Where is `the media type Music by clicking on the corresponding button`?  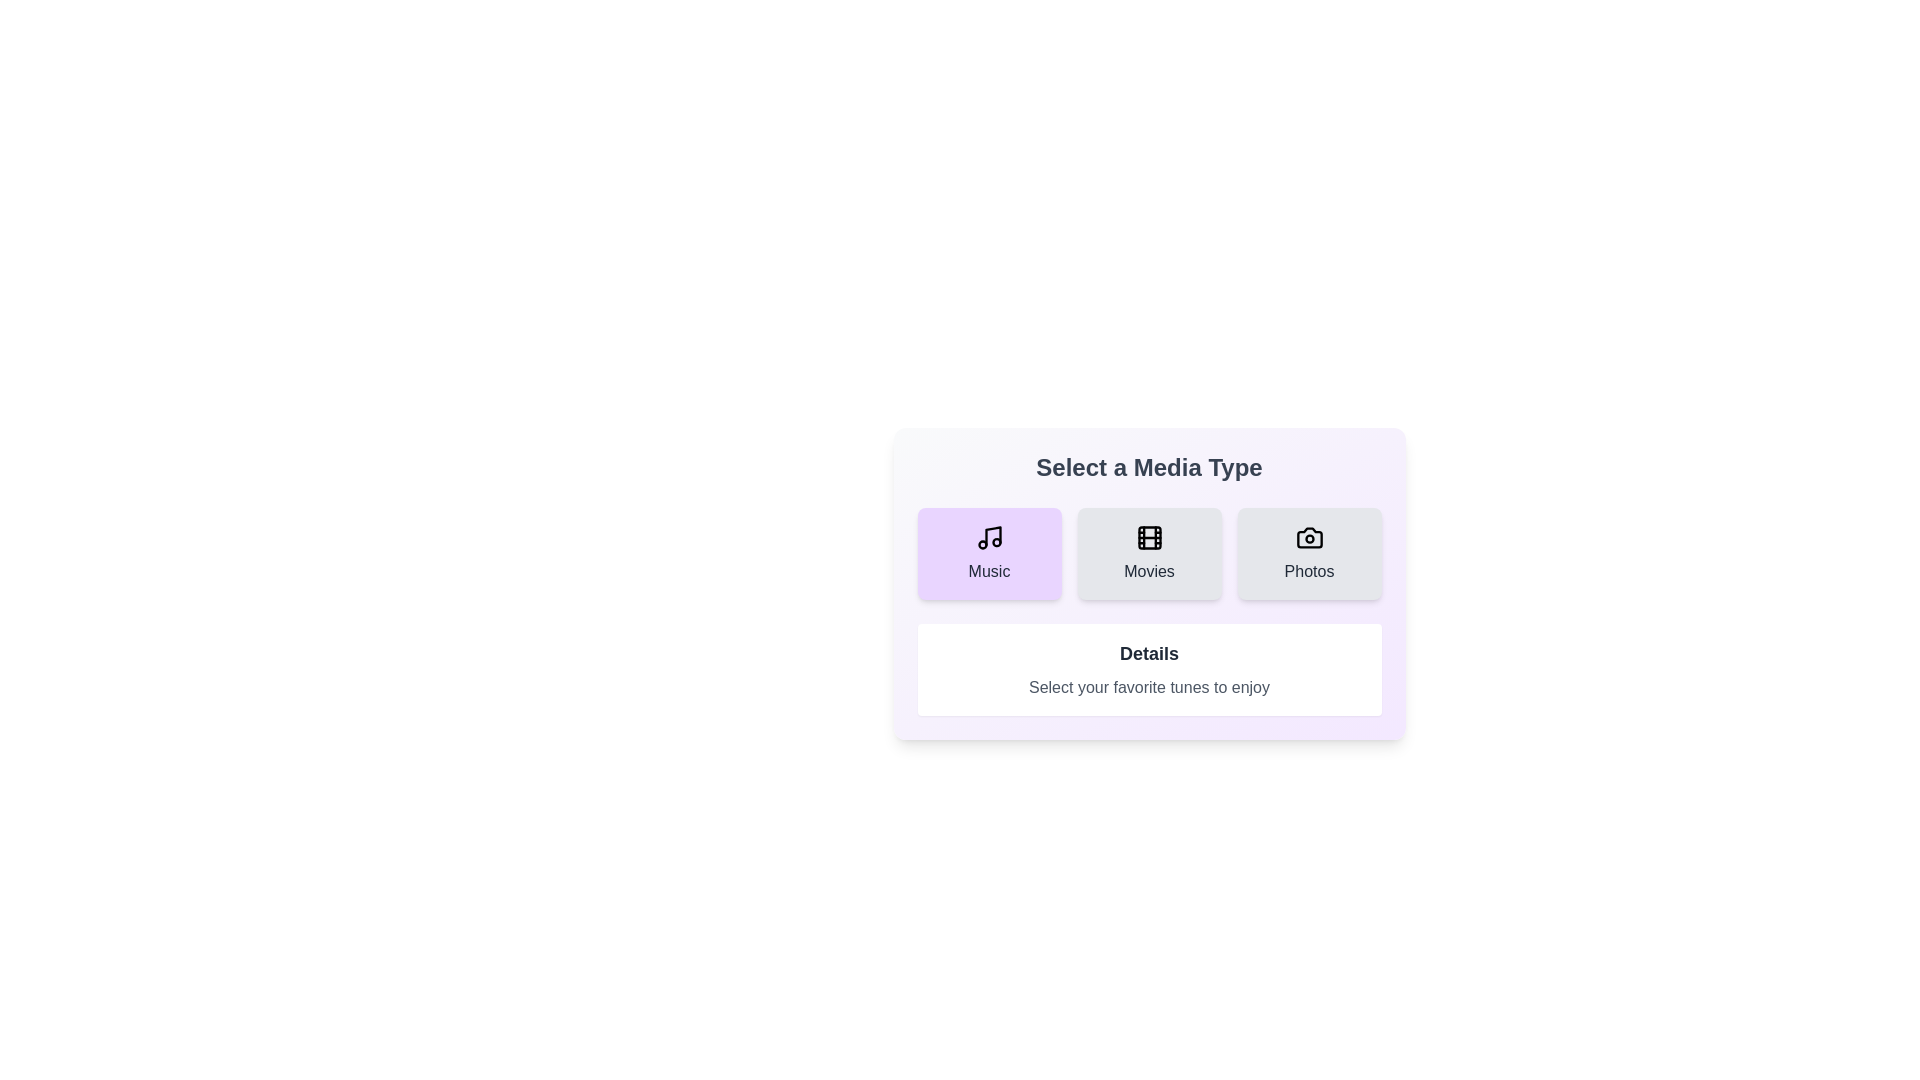
the media type Music by clicking on the corresponding button is located at coordinates (989, 554).